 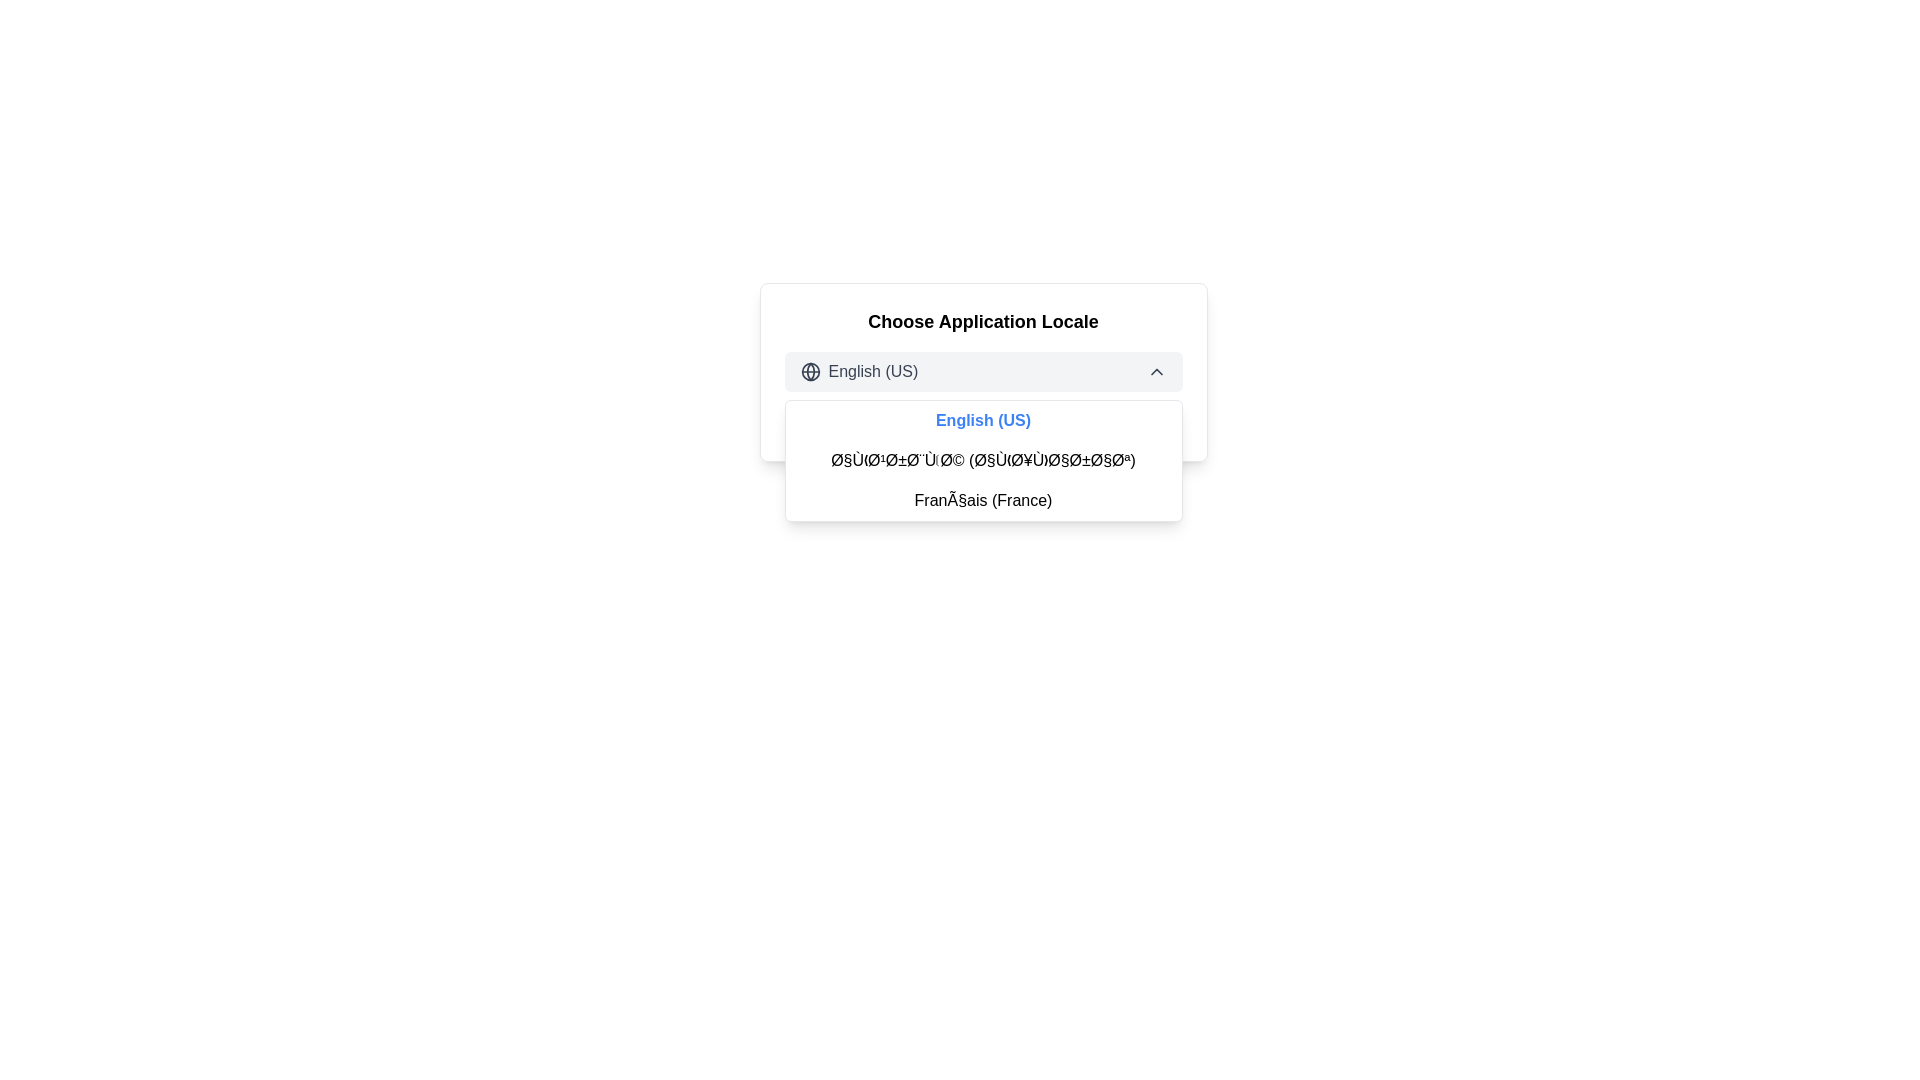 I want to click on the middle segment of the globe icon in the SVG, which is decorative and non-interactive, positioned between the outer circle and a horizontal line, so click(x=810, y=371).